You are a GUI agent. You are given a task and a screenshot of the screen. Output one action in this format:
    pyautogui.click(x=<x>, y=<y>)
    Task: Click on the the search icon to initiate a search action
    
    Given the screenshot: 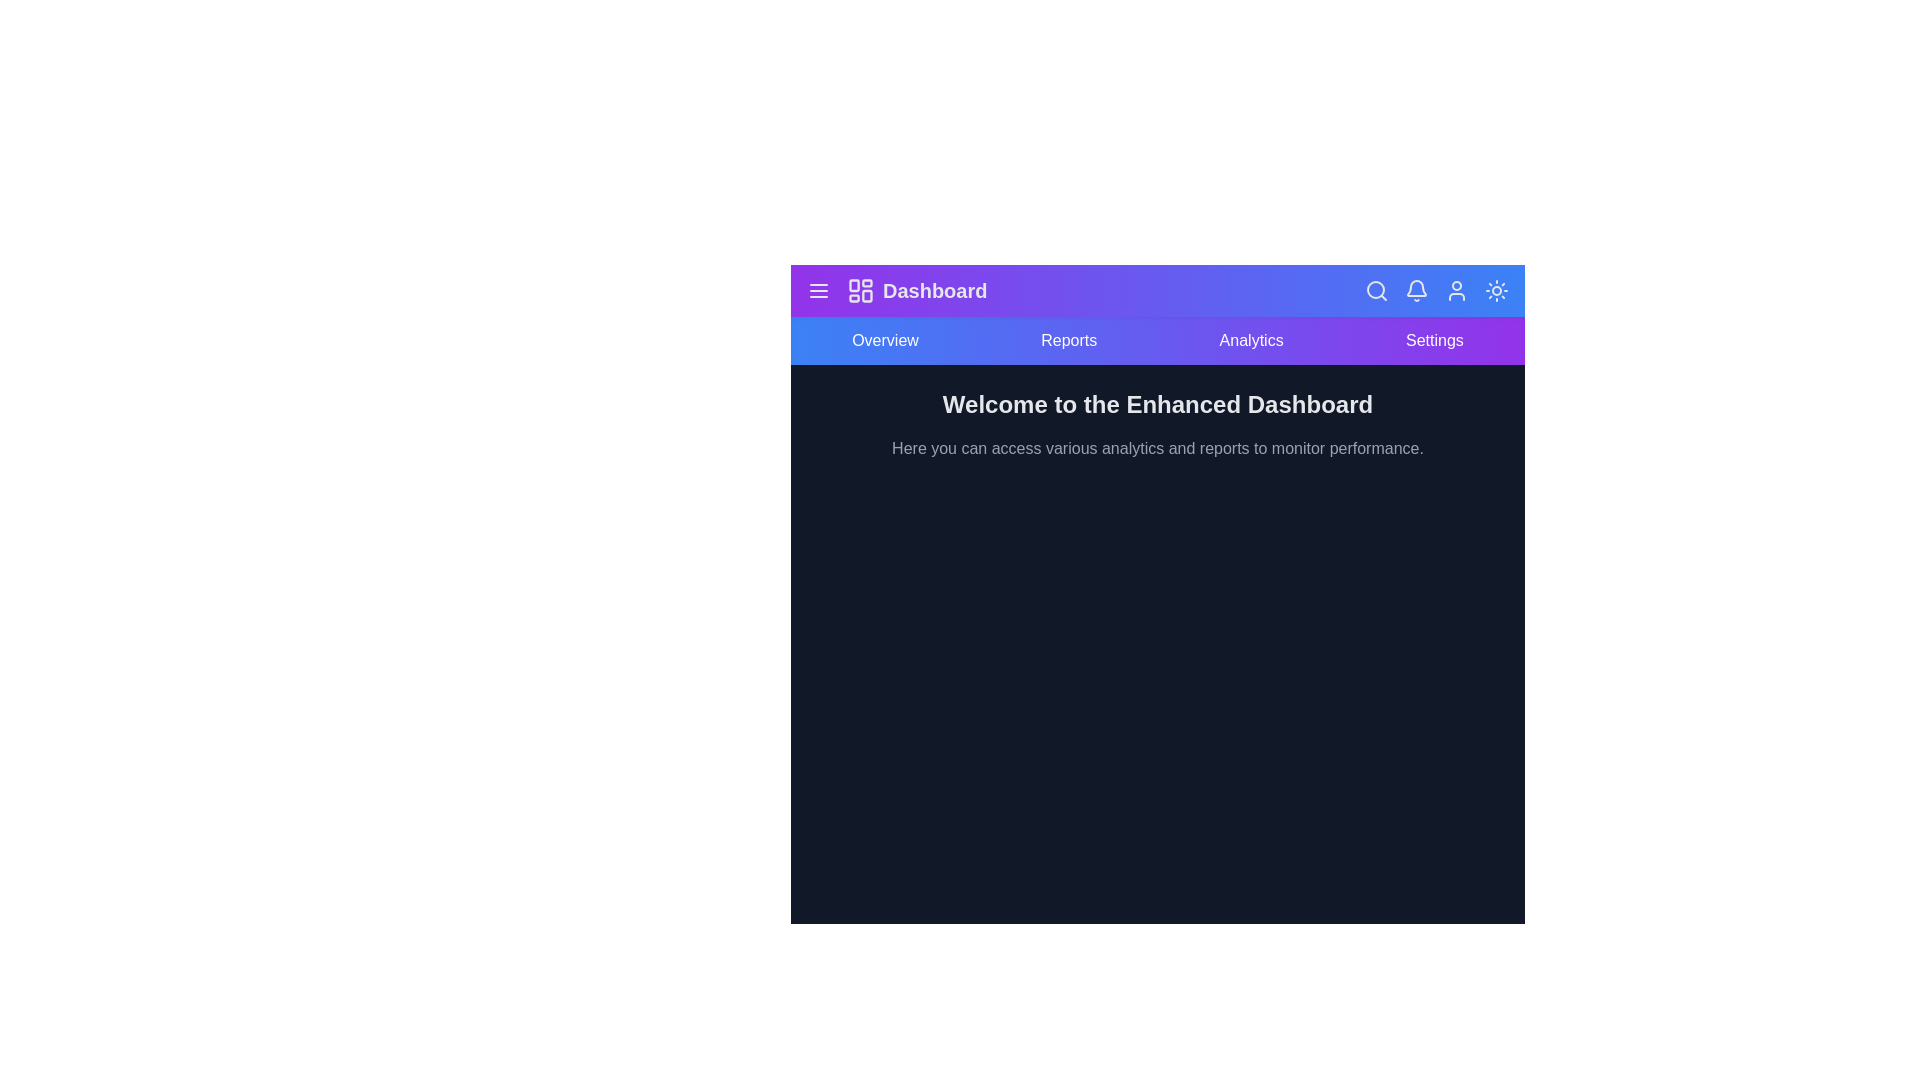 What is the action you would take?
    pyautogui.click(x=1376, y=290)
    